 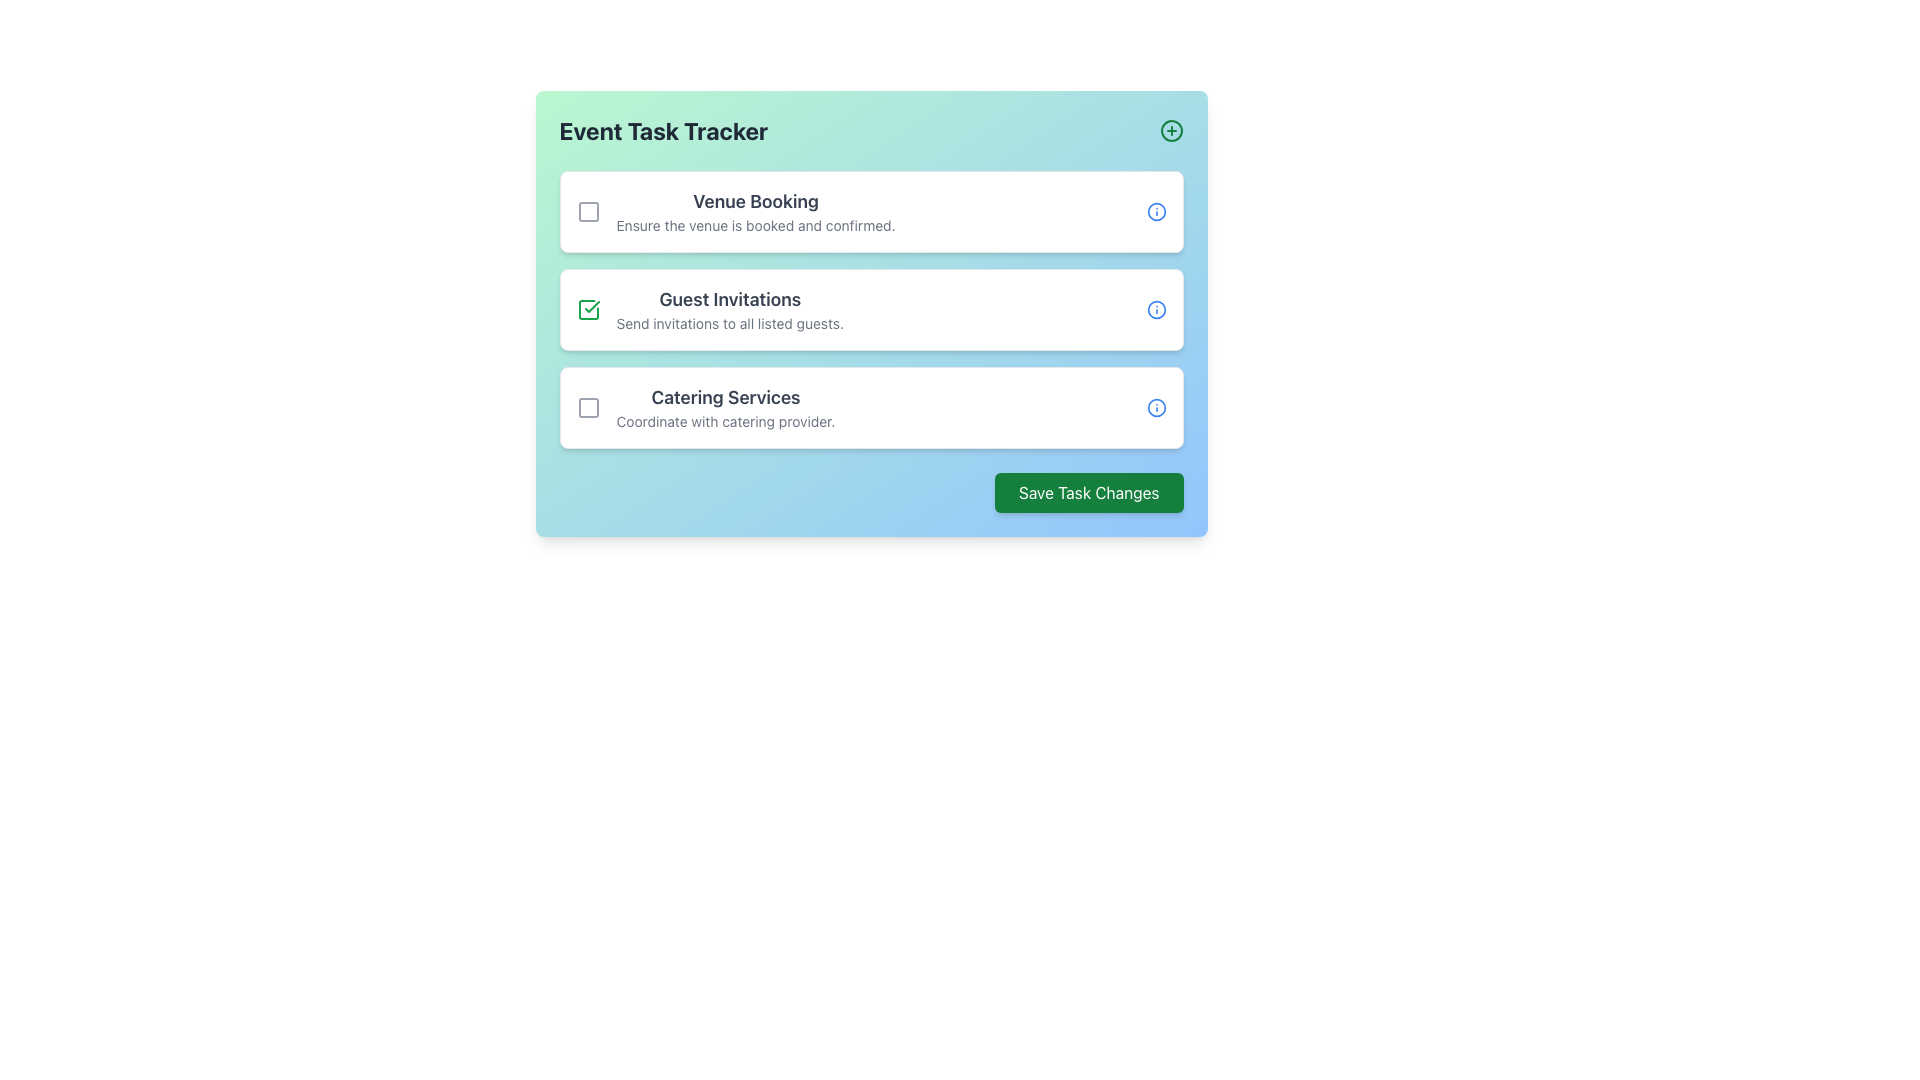 What do you see at coordinates (1156, 407) in the screenshot?
I see `the circular icon button with a blue outline located at the far right of the 'Catering Services' row to show additional options` at bounding box center [1156, 407].